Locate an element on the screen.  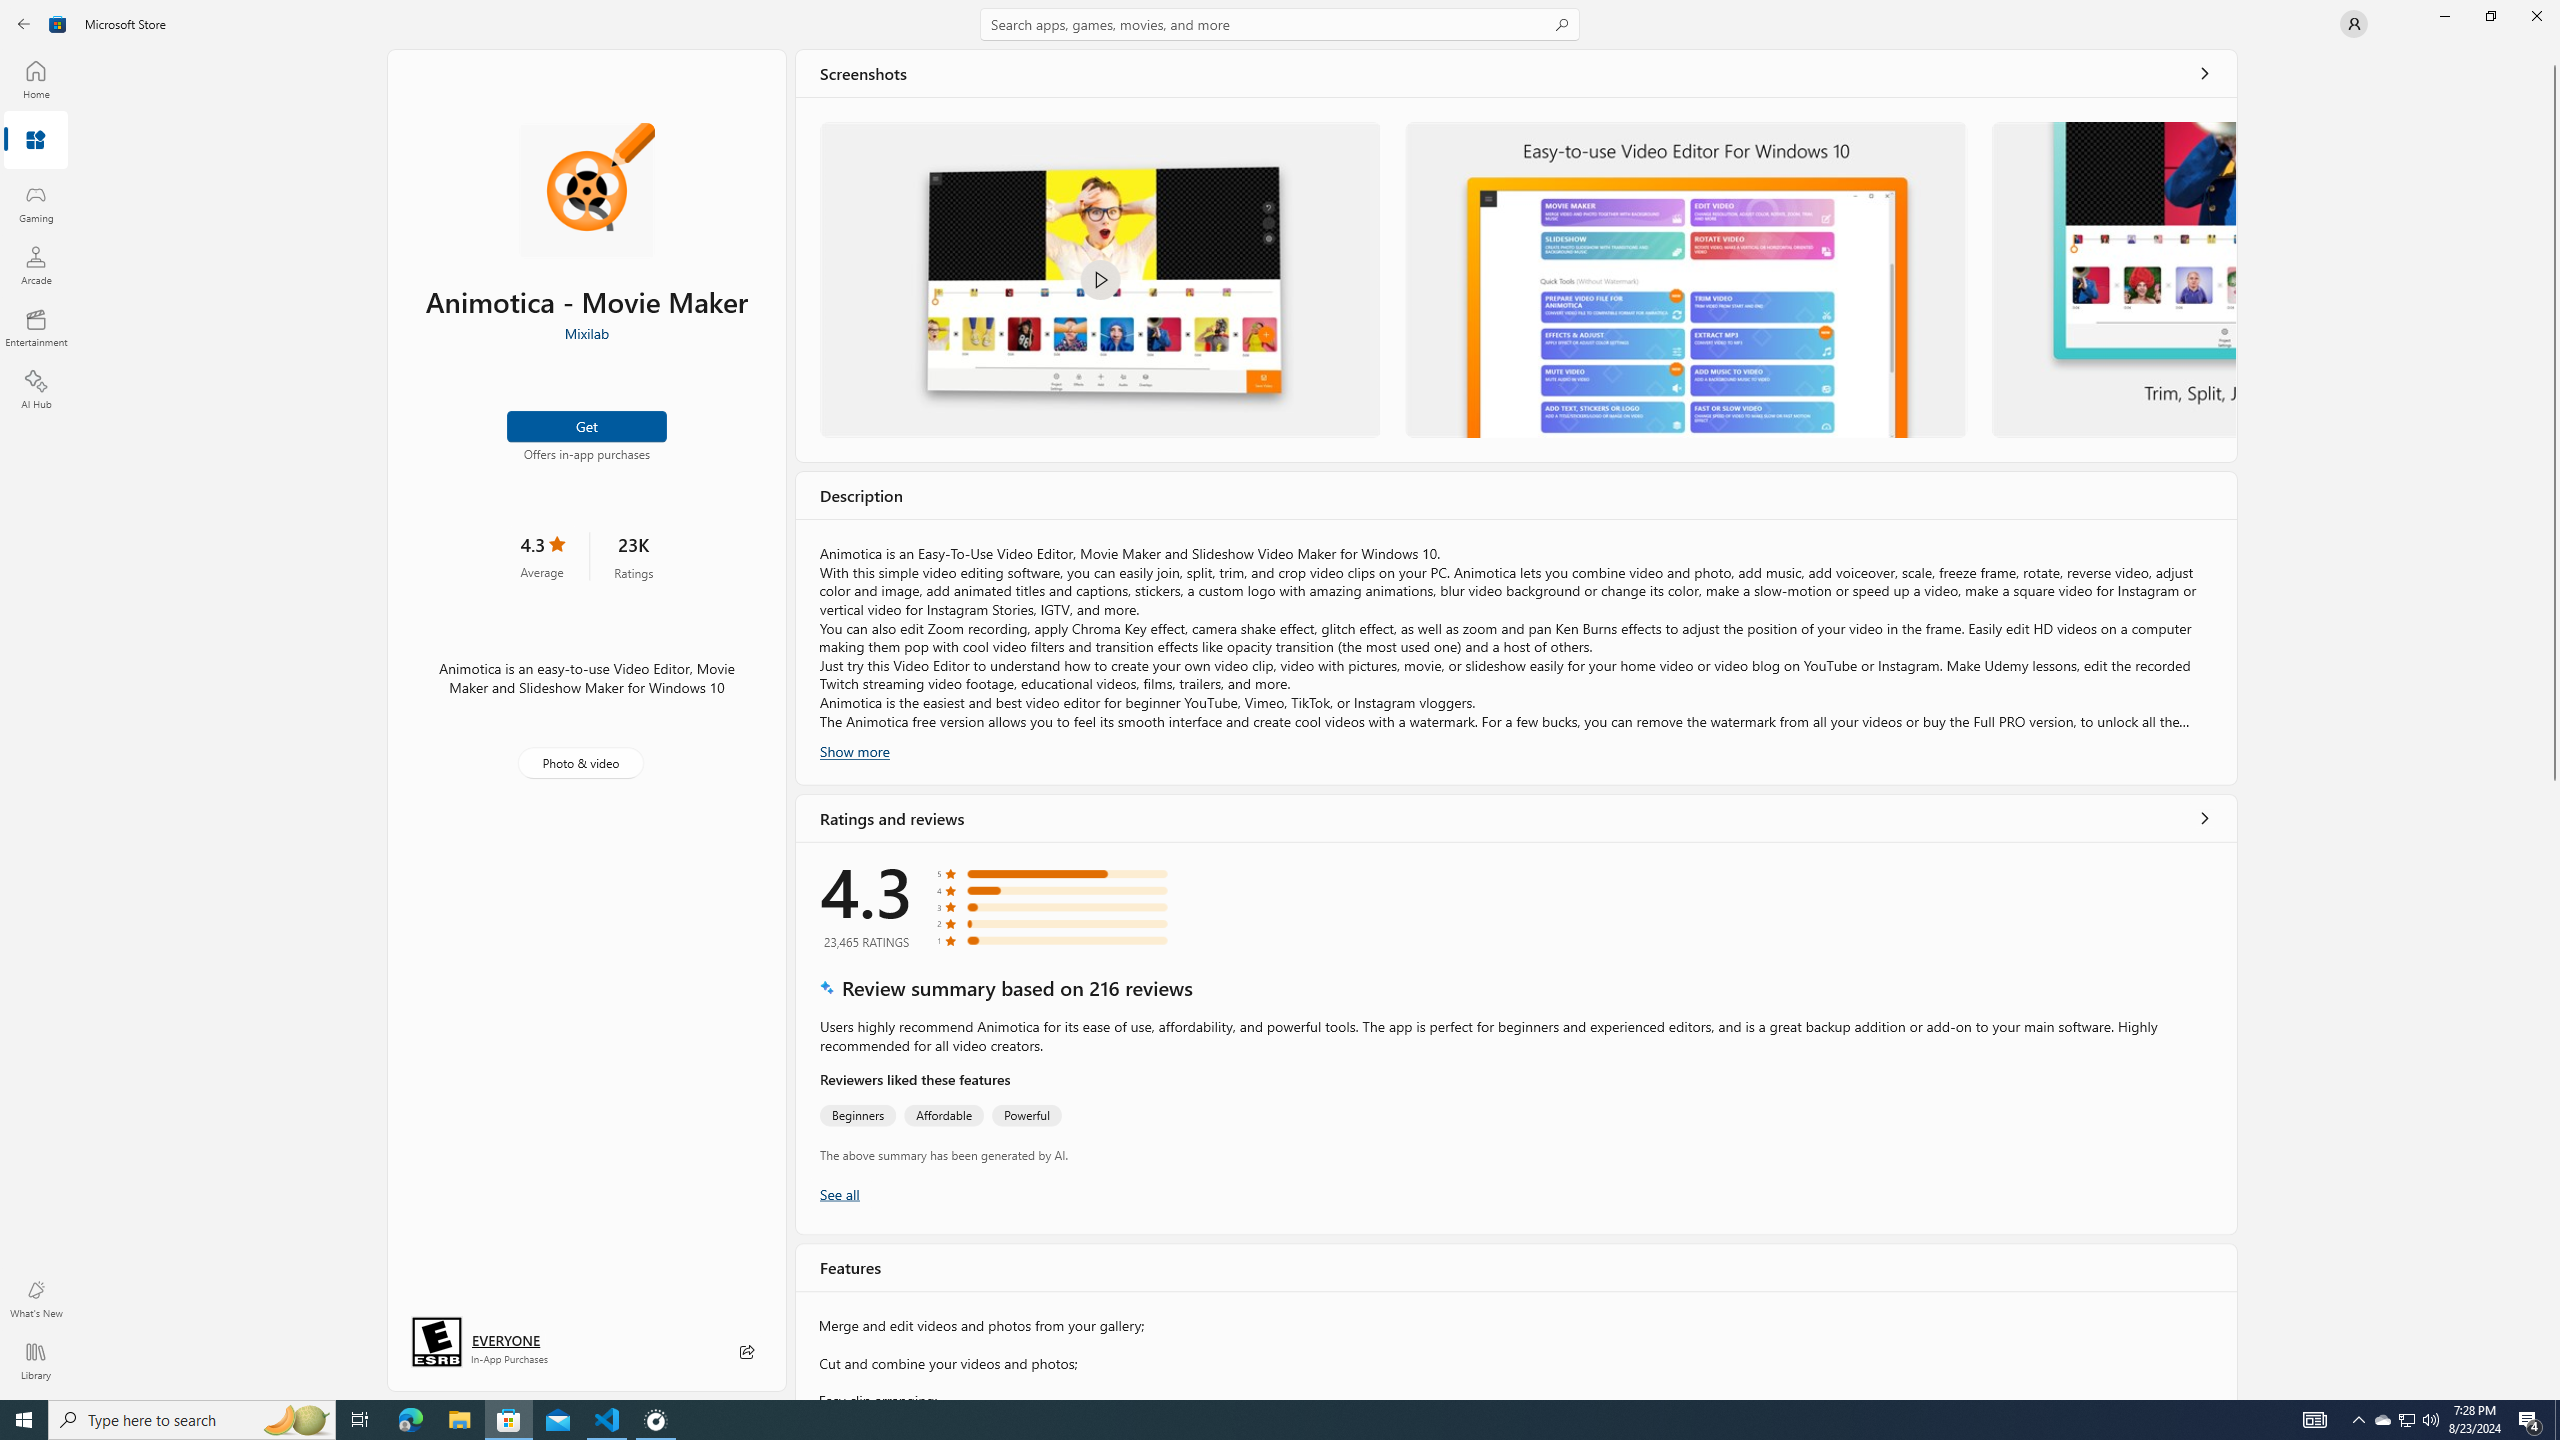
'Mixilab' is located at coordinates (586, 333).